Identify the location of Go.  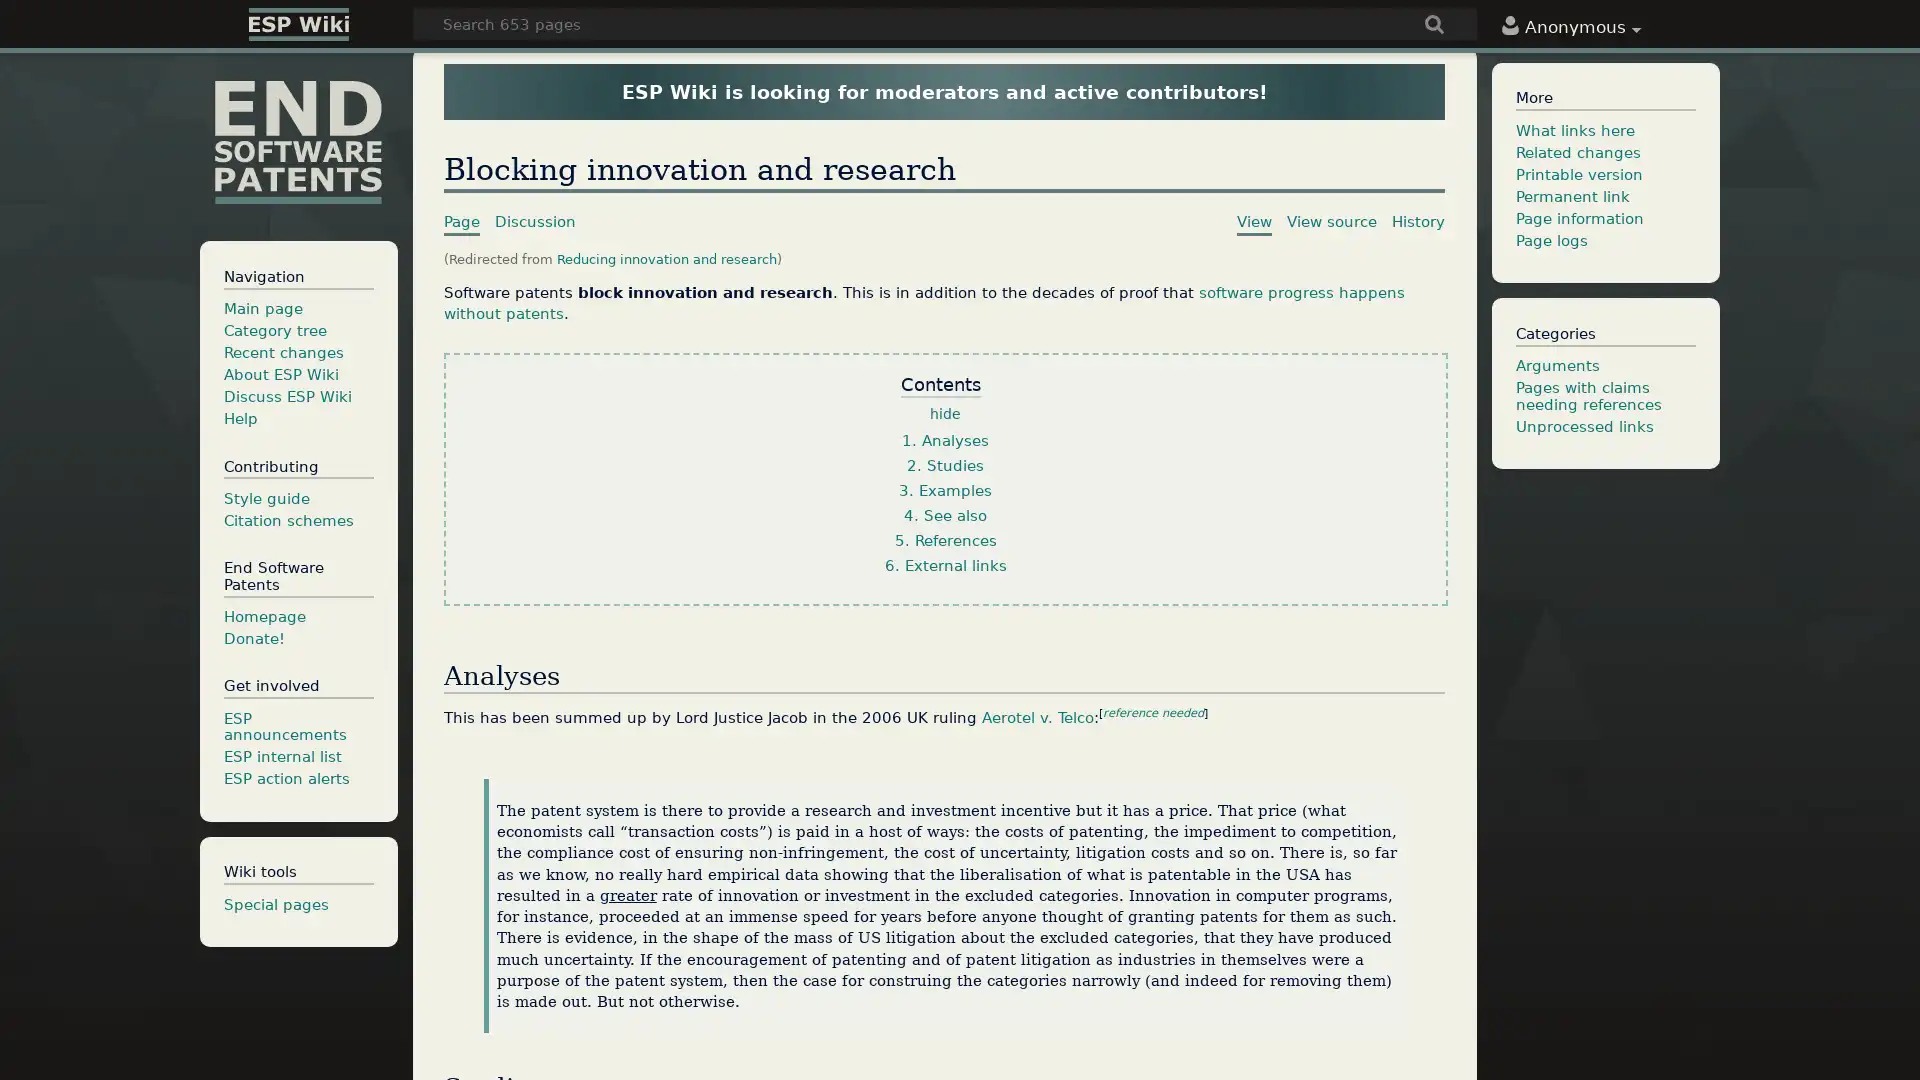
(1434, 26).